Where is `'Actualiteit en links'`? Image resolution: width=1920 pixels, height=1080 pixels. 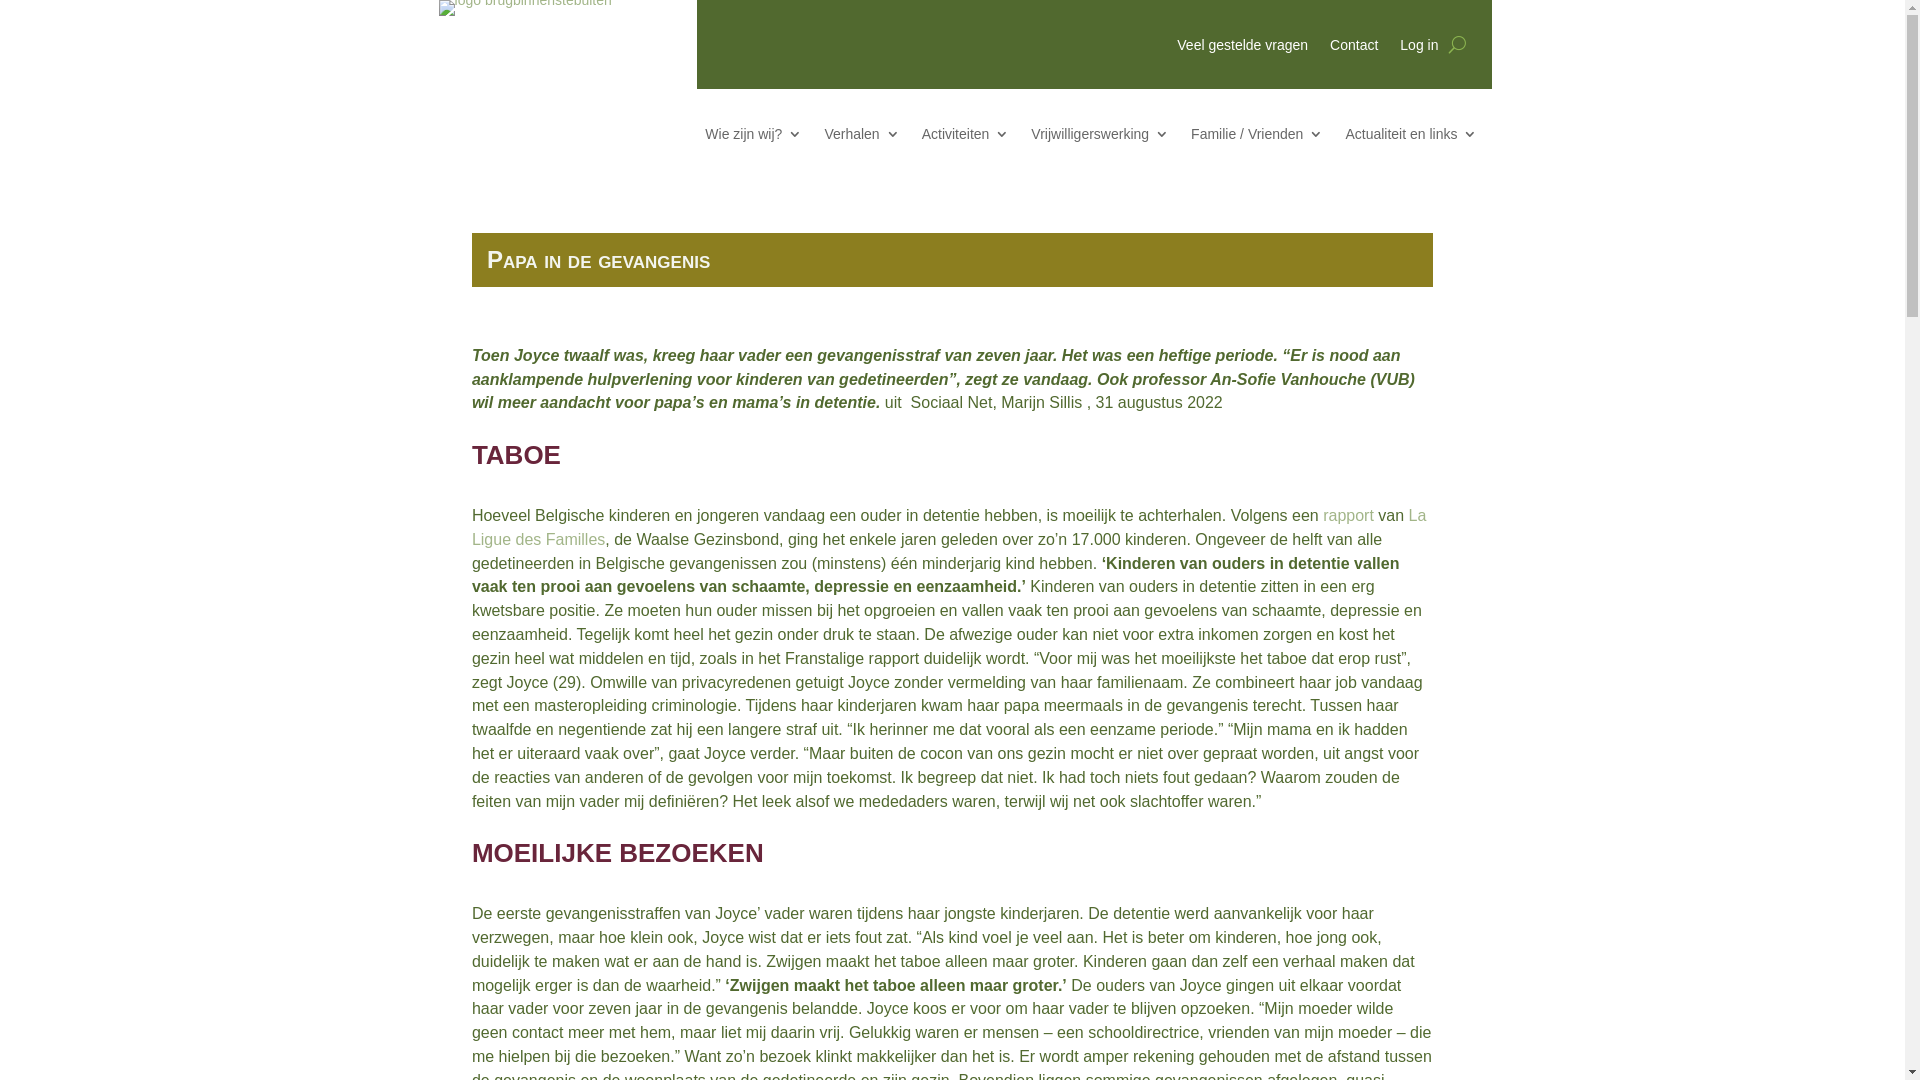
'Actualiteit en links' is located at coordinates (1410, 137).